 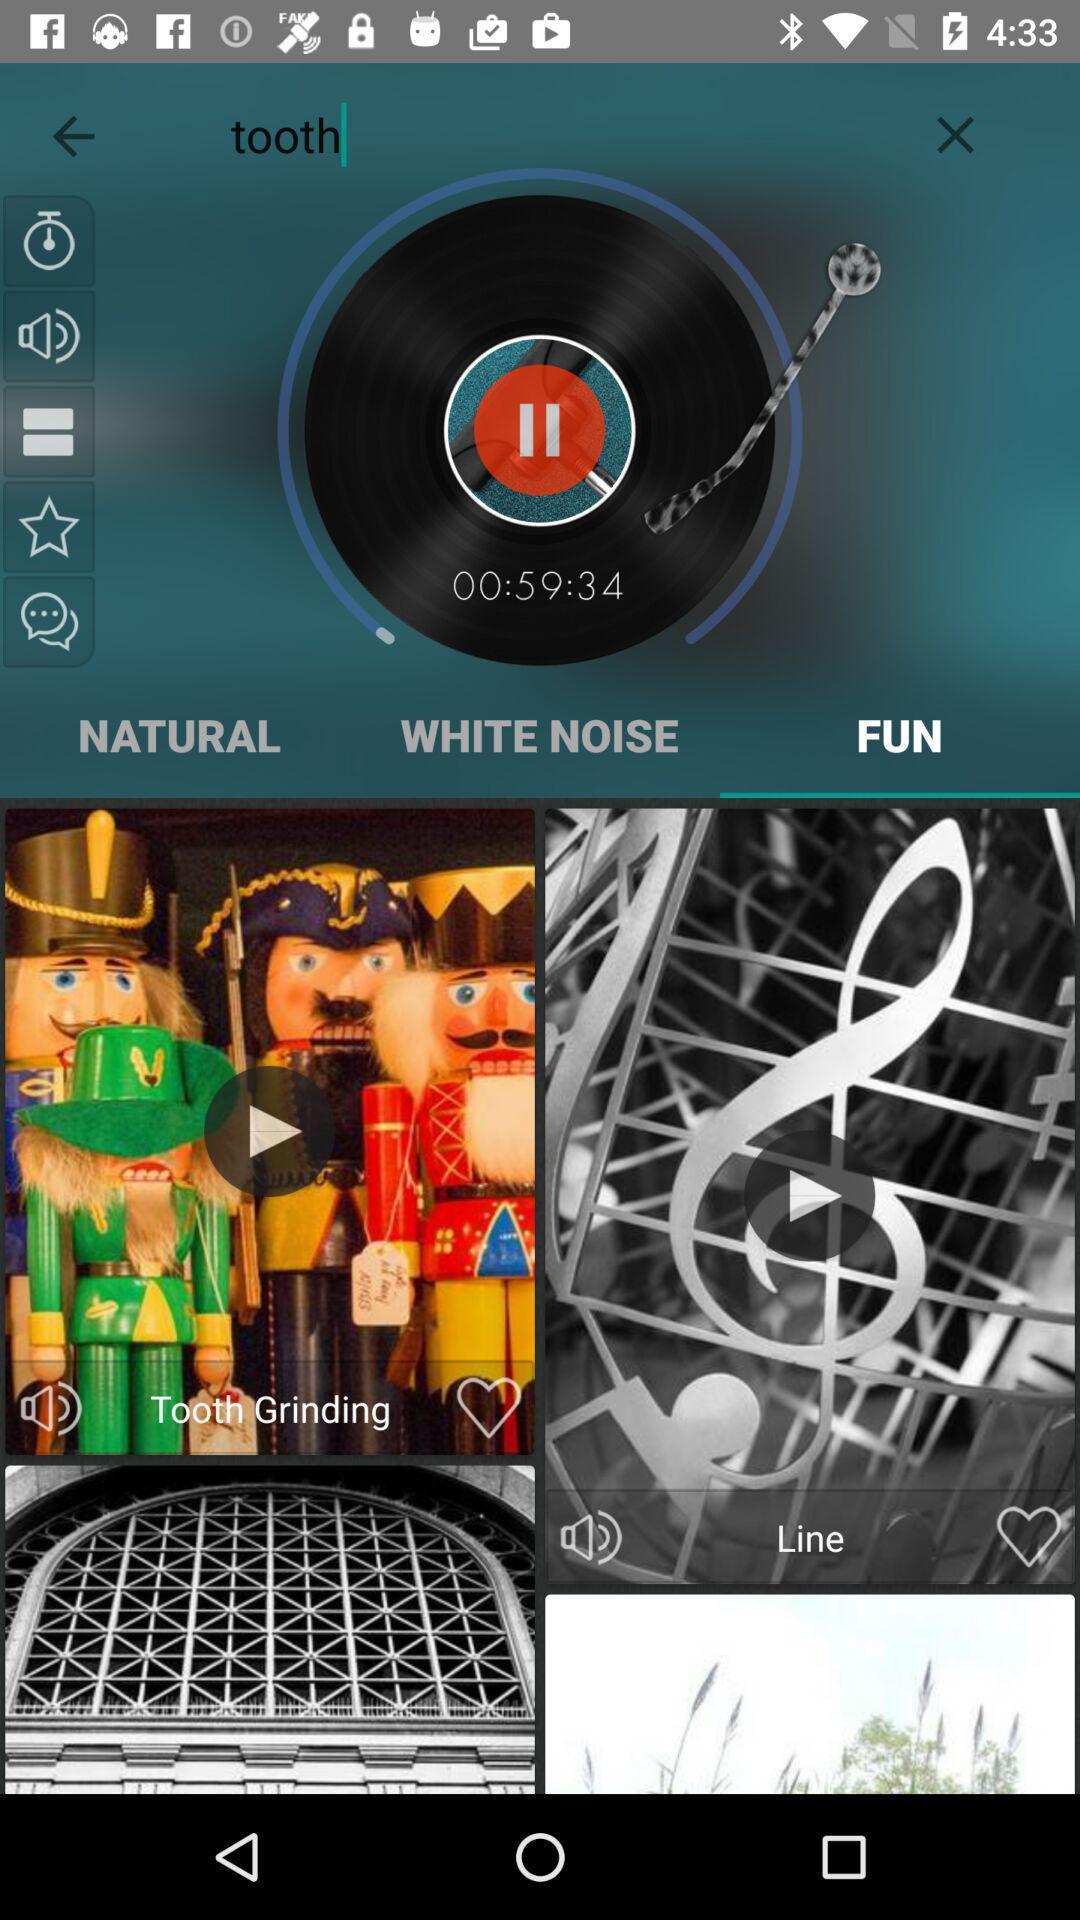 What do you see at coordinates (489, 1407) in the screenshot?
I see `video` at bounding box center [489, 1407].